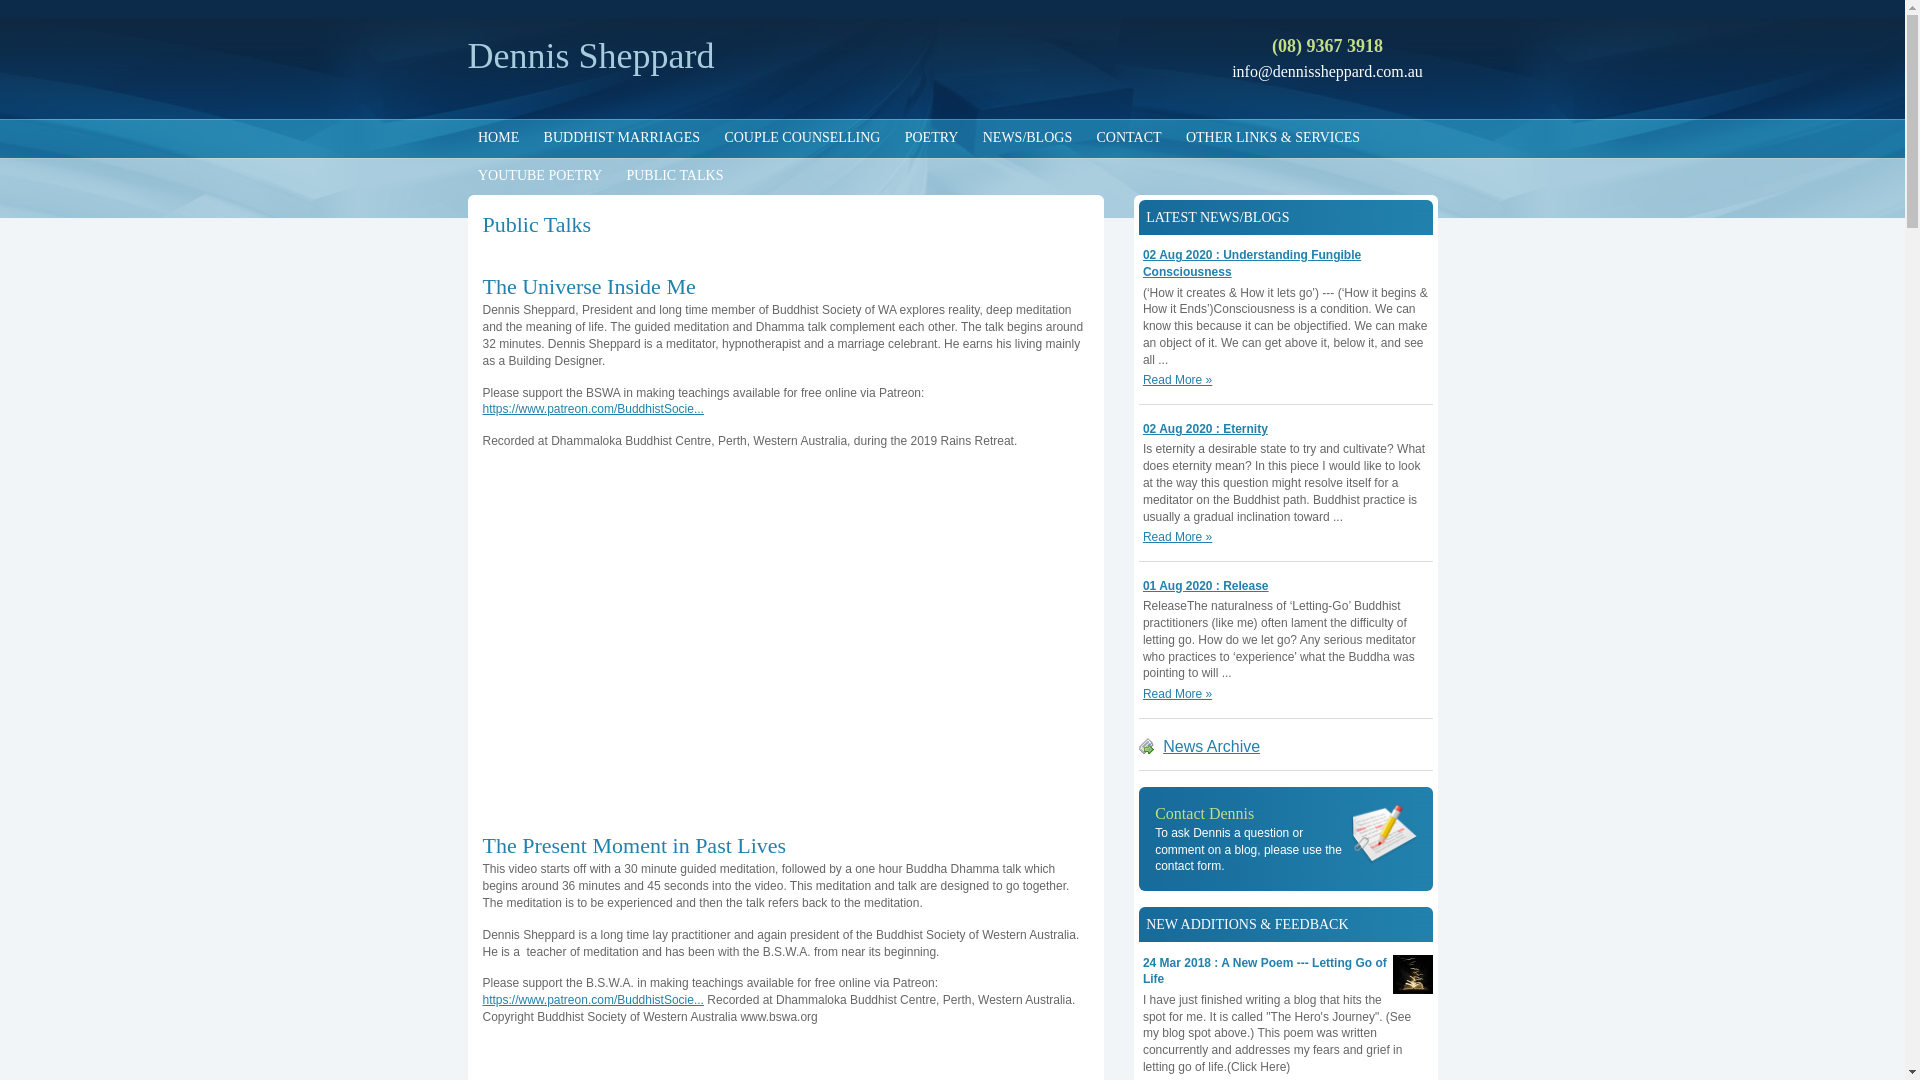 This screenshot has width=1920, height=1080. I want to click on 'info@dennissheppard.com.au', so click(1327, 70).